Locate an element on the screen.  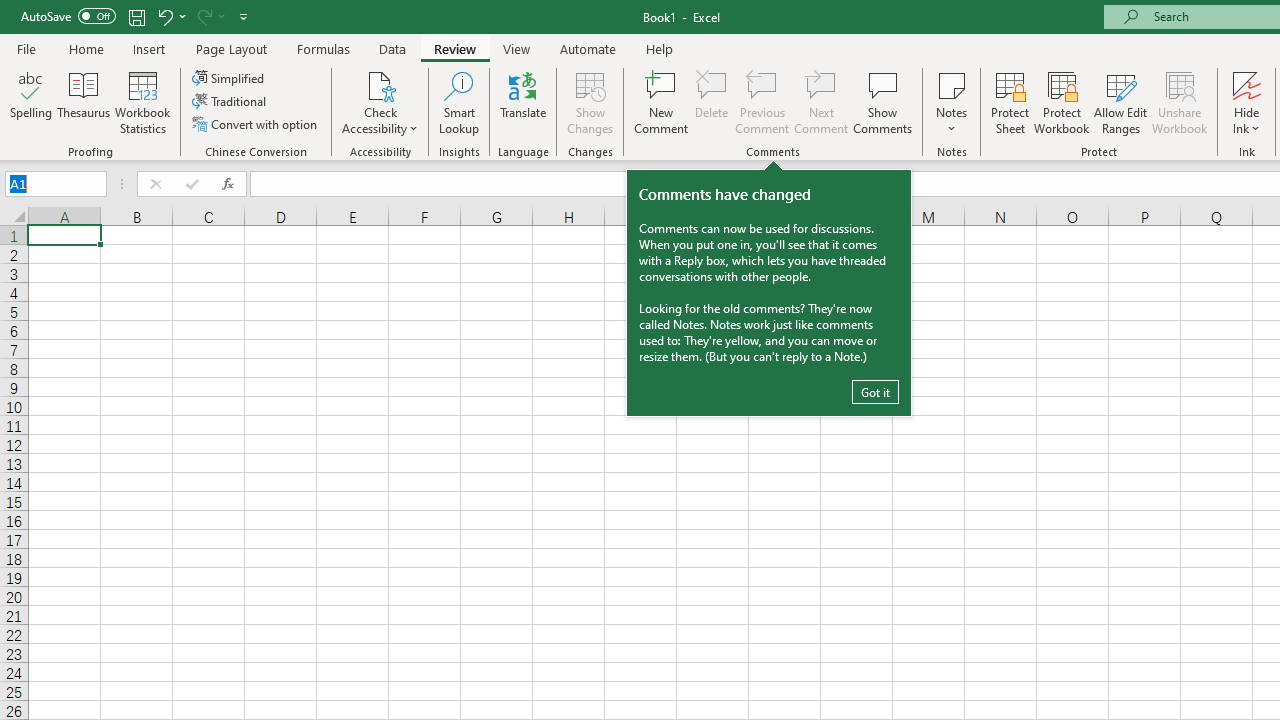
'Thesaurus...' is located at coordinates (82, 103).